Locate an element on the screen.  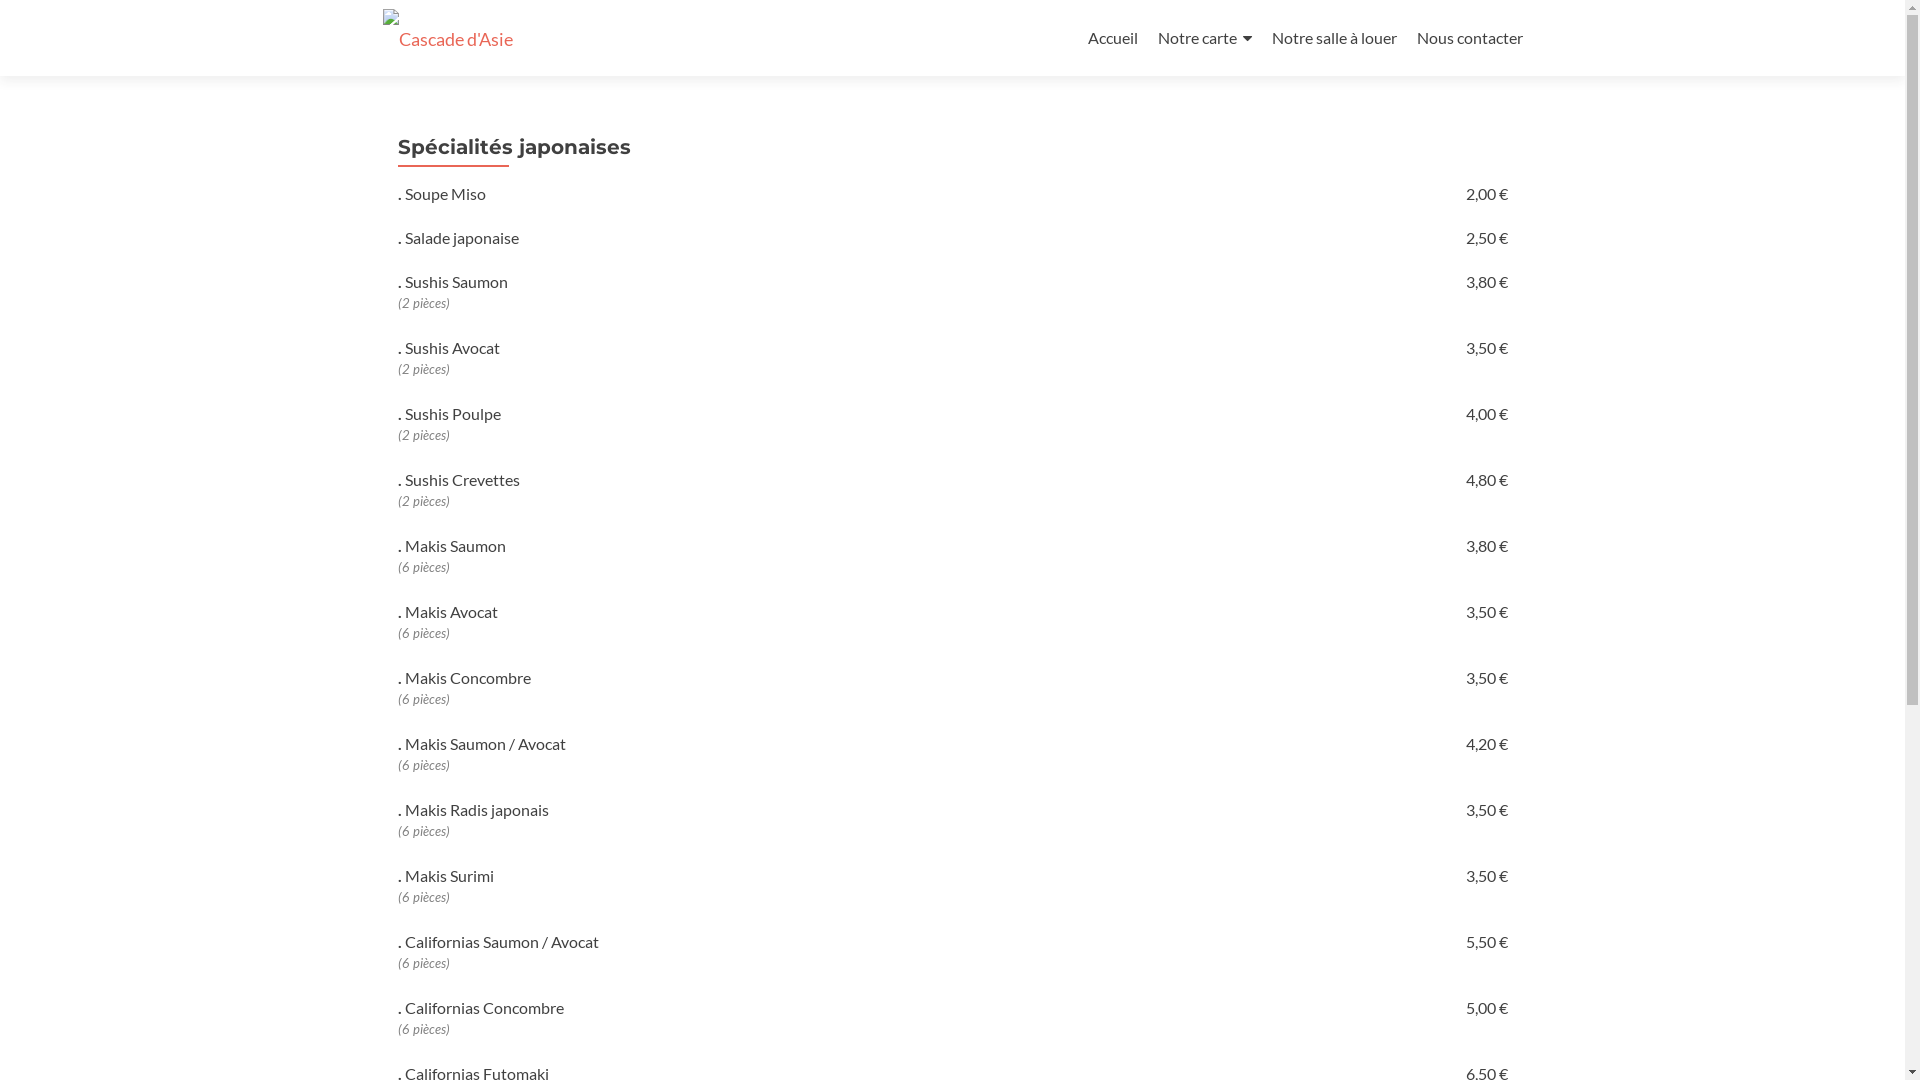
'Nous contacter' is located at coordinates (1468, 37).